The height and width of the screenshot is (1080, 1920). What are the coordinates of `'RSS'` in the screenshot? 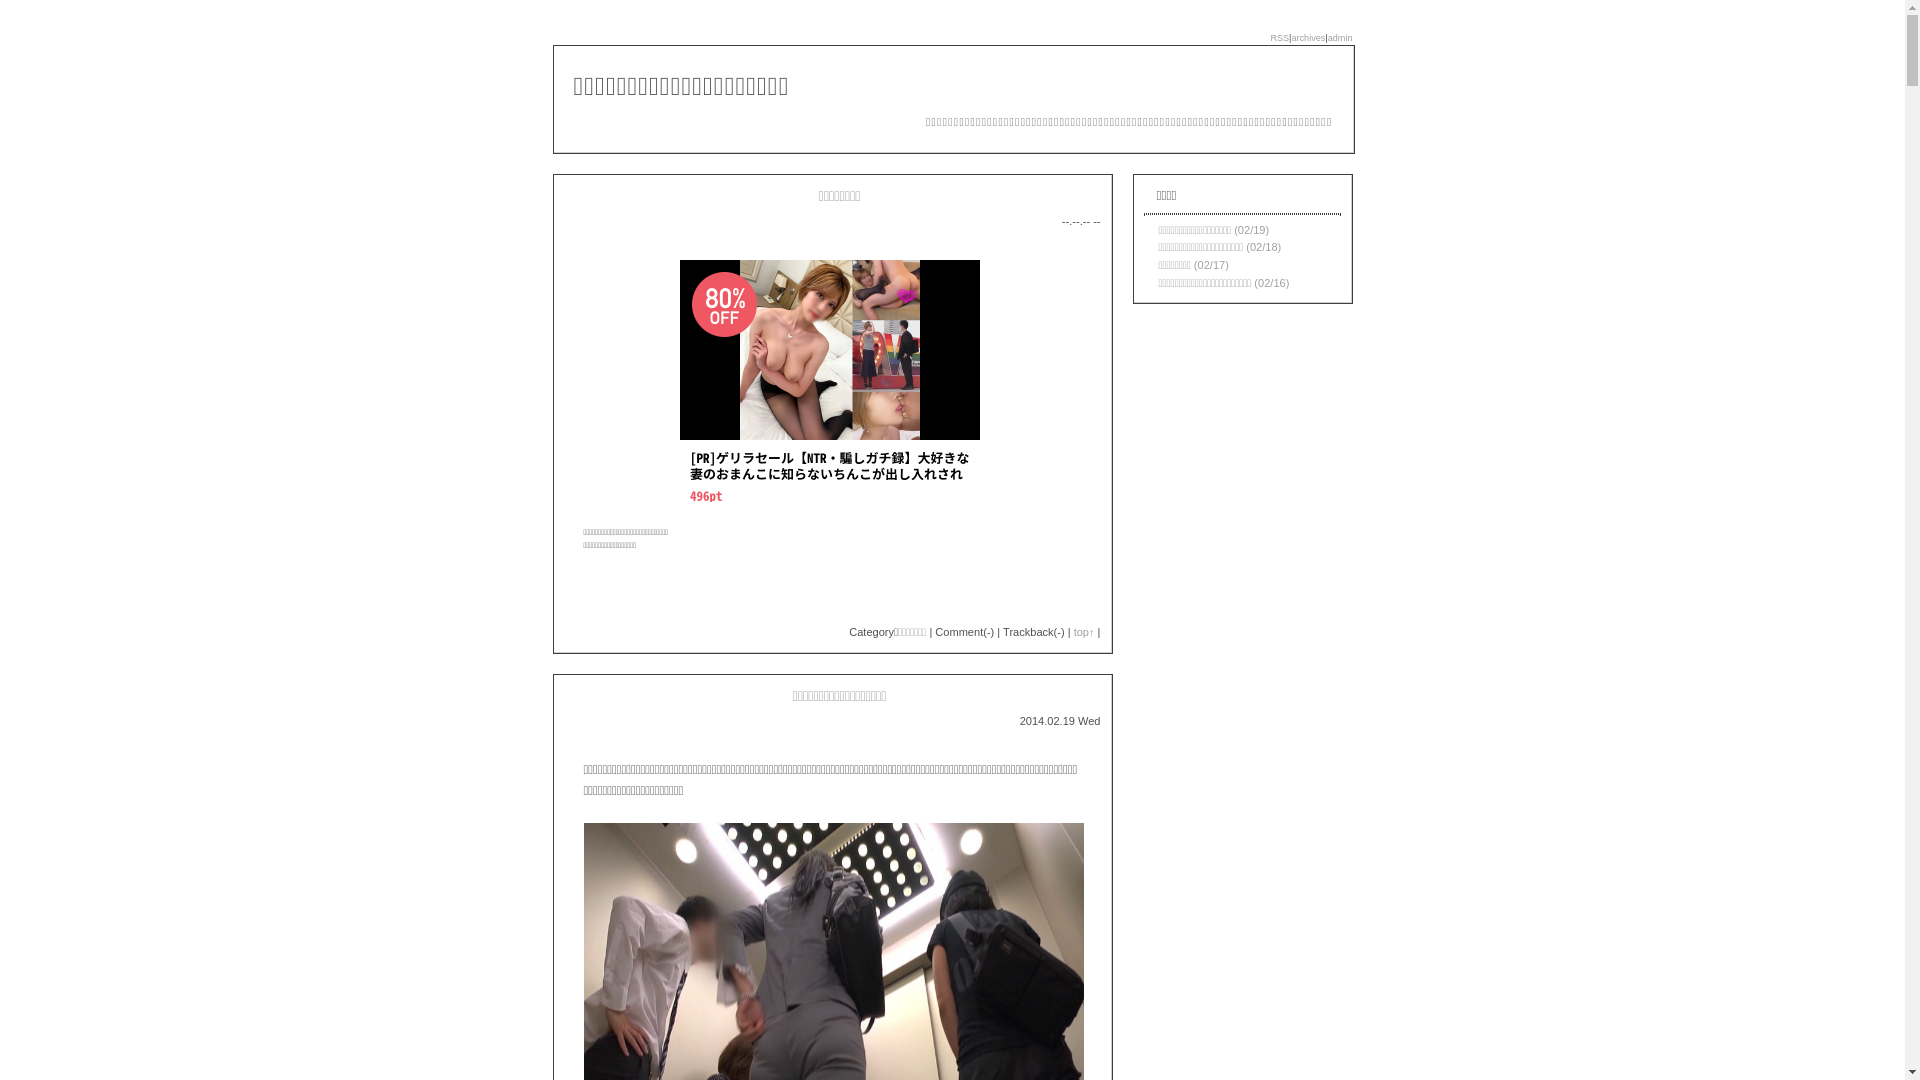 It's located at (1278, 38).